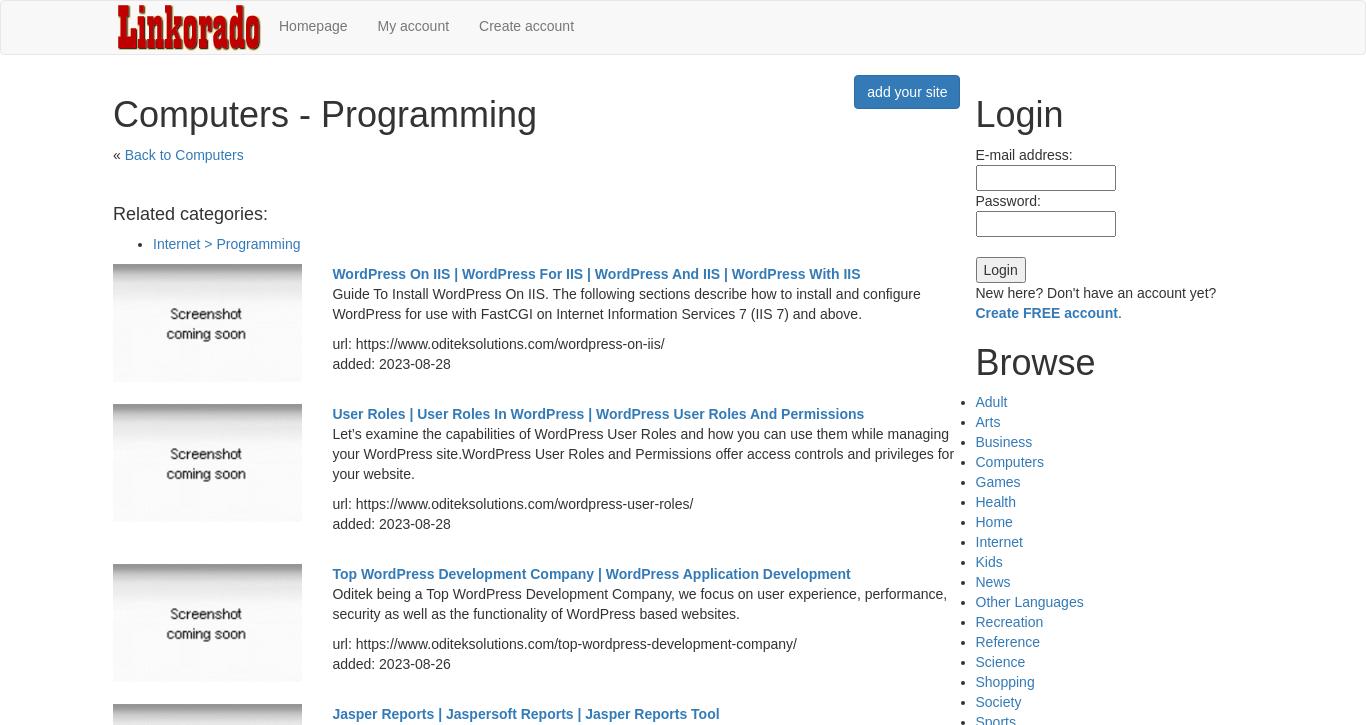 The height and width of the screenshot is (725, 1366). Describe the element at coordinates (975, 421) in the screenshot. I see `'Arts'` at that location.